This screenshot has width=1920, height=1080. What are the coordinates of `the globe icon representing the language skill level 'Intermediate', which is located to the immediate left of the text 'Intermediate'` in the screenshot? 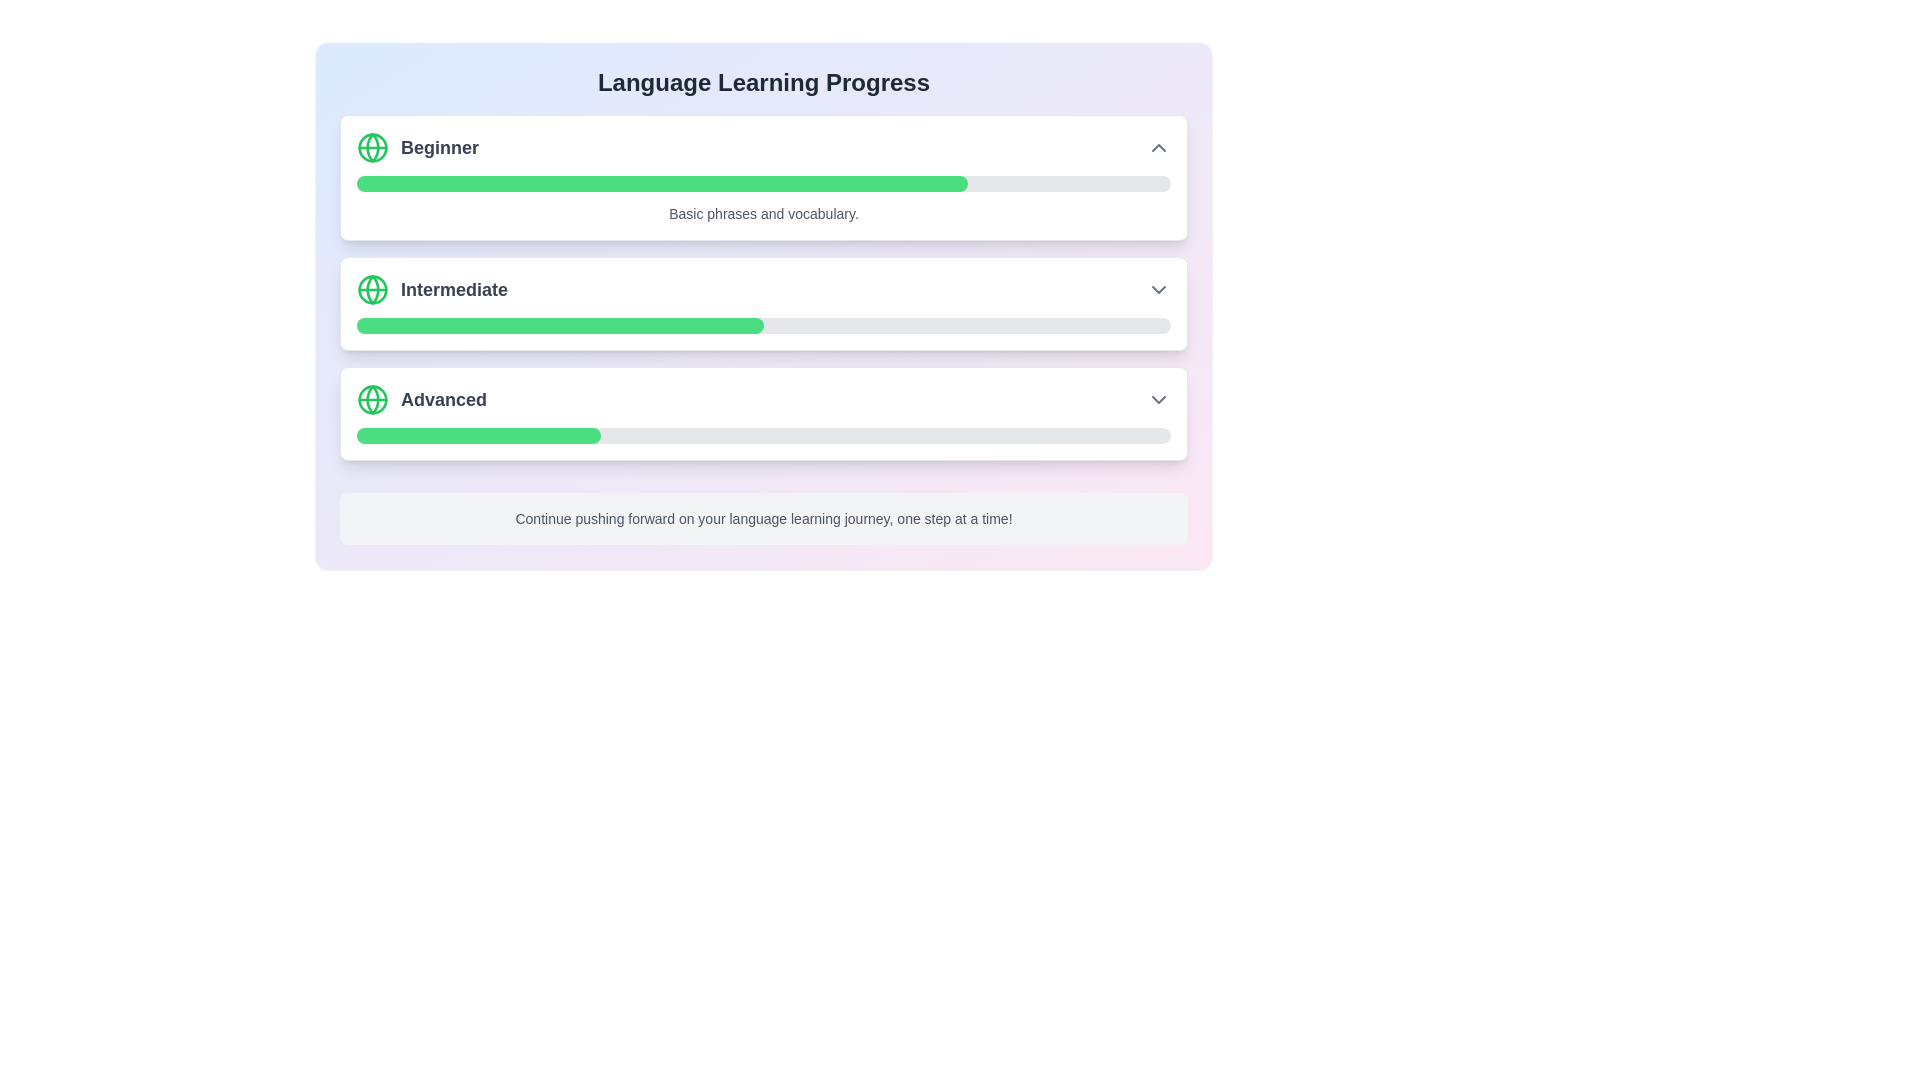 It's located at (373, 289).